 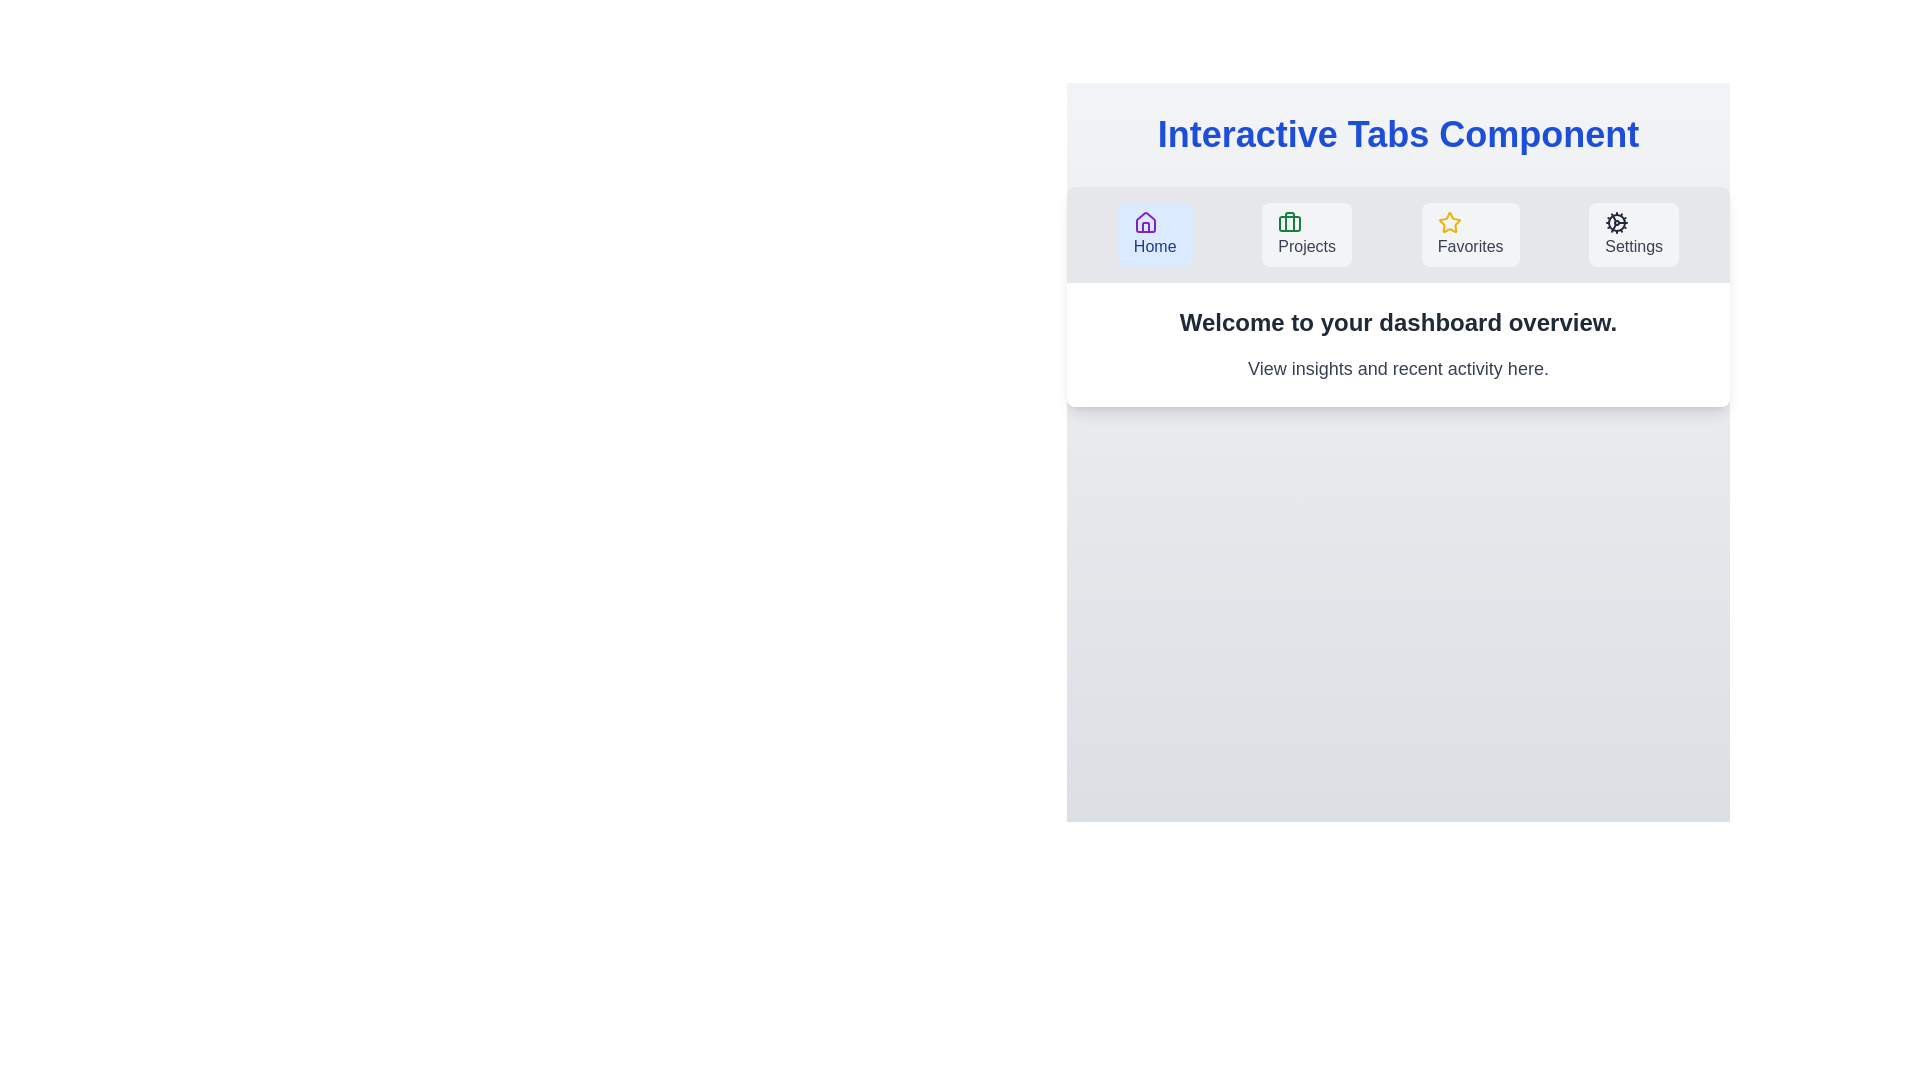 What do you see at coordinates (1470, 234) in the screenshot?
I see `the Favorites tab by clicking on its button` at bounding box center [1470, 234].